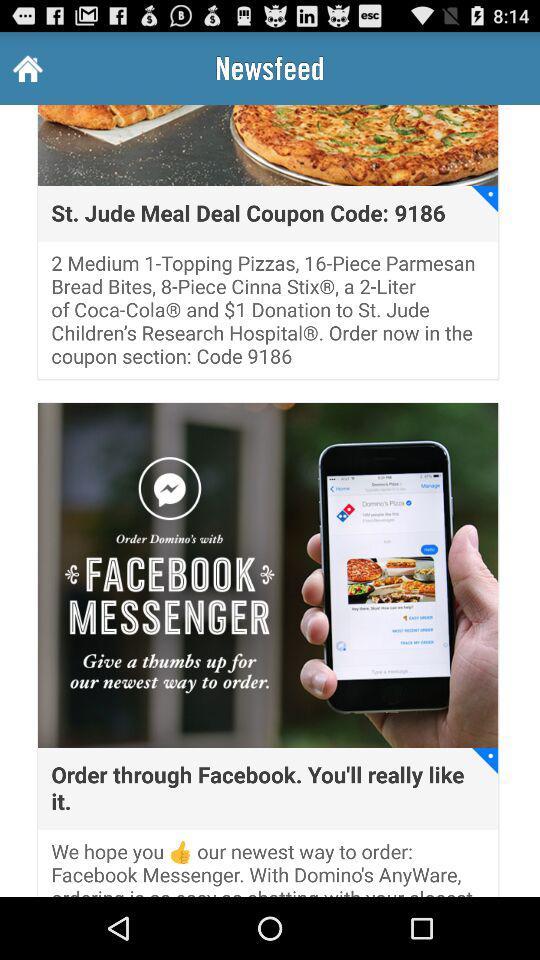 The width and height of the screenshot is (540, 960). I want to click on the 2 medium 1 item, so click(268, 315).